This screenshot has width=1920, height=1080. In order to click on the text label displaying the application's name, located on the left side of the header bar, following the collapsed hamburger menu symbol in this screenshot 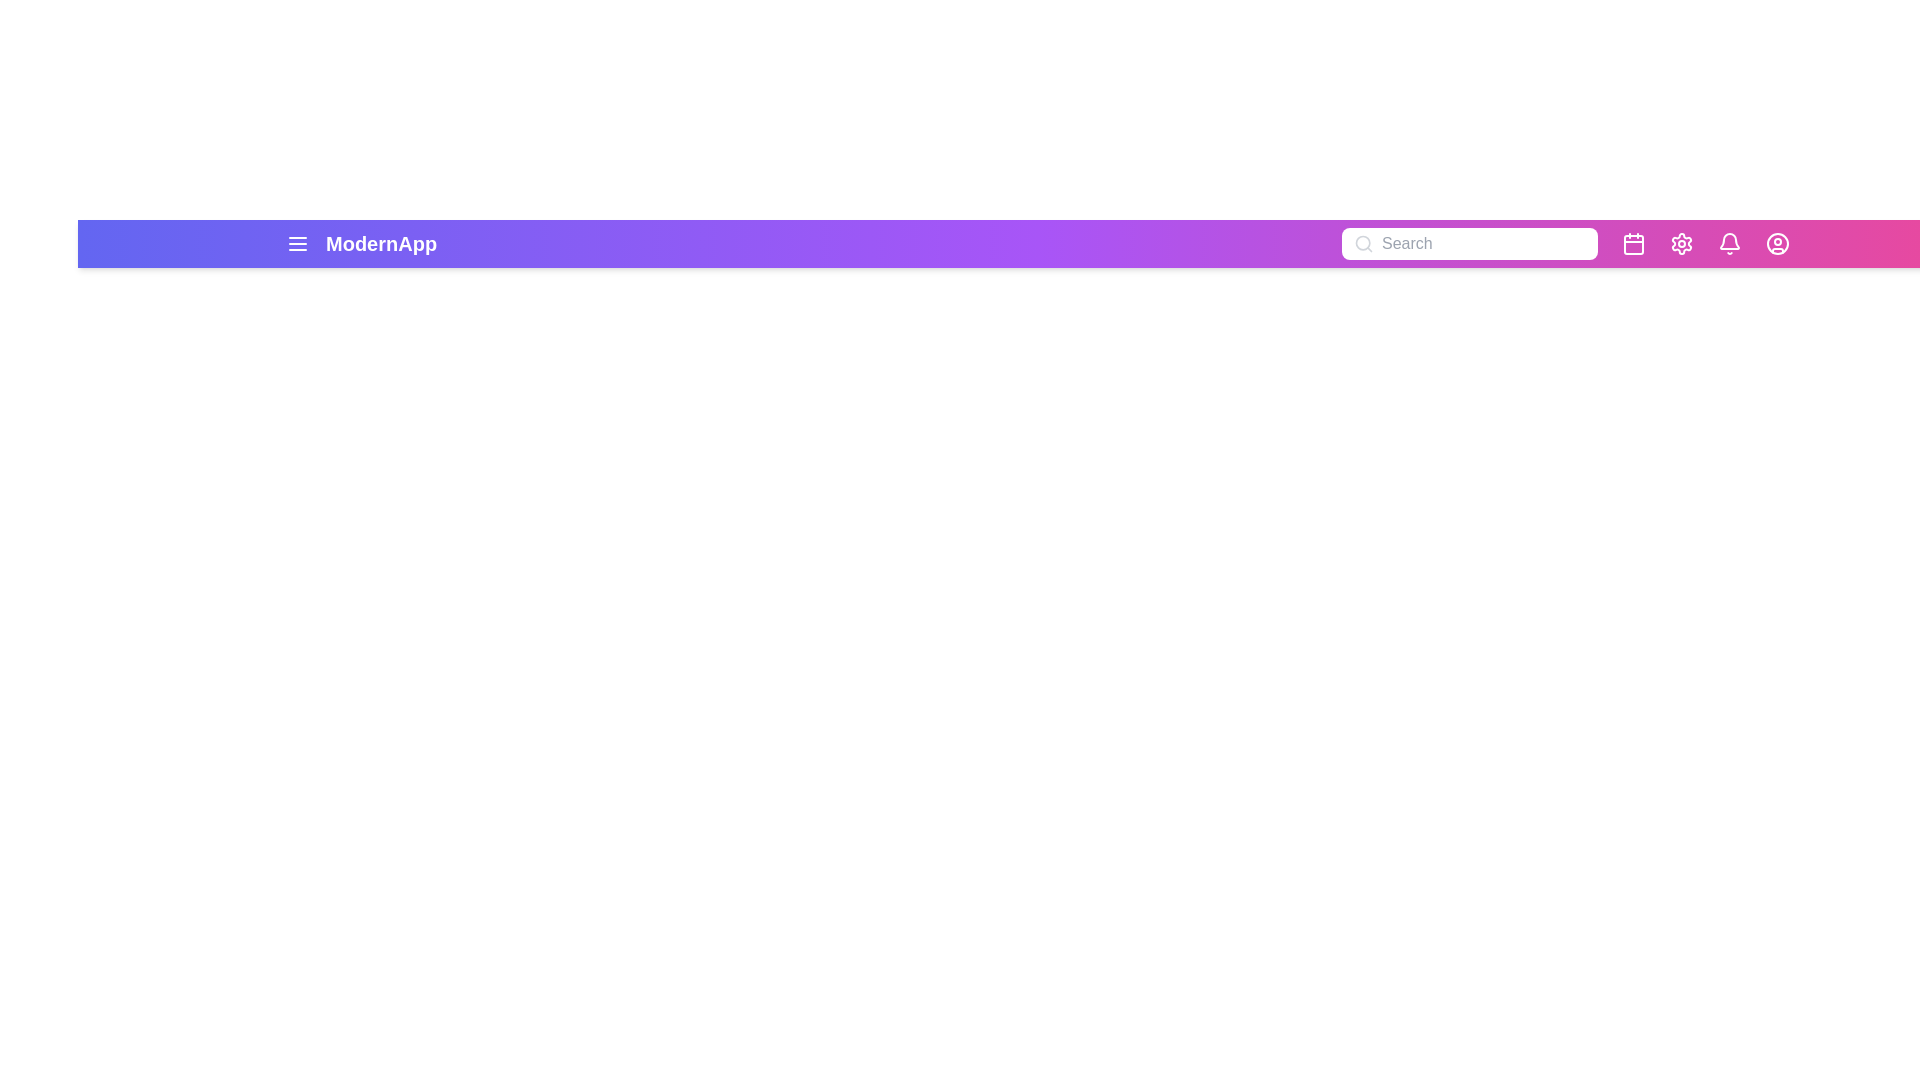, I will do `click(381, 242)`.